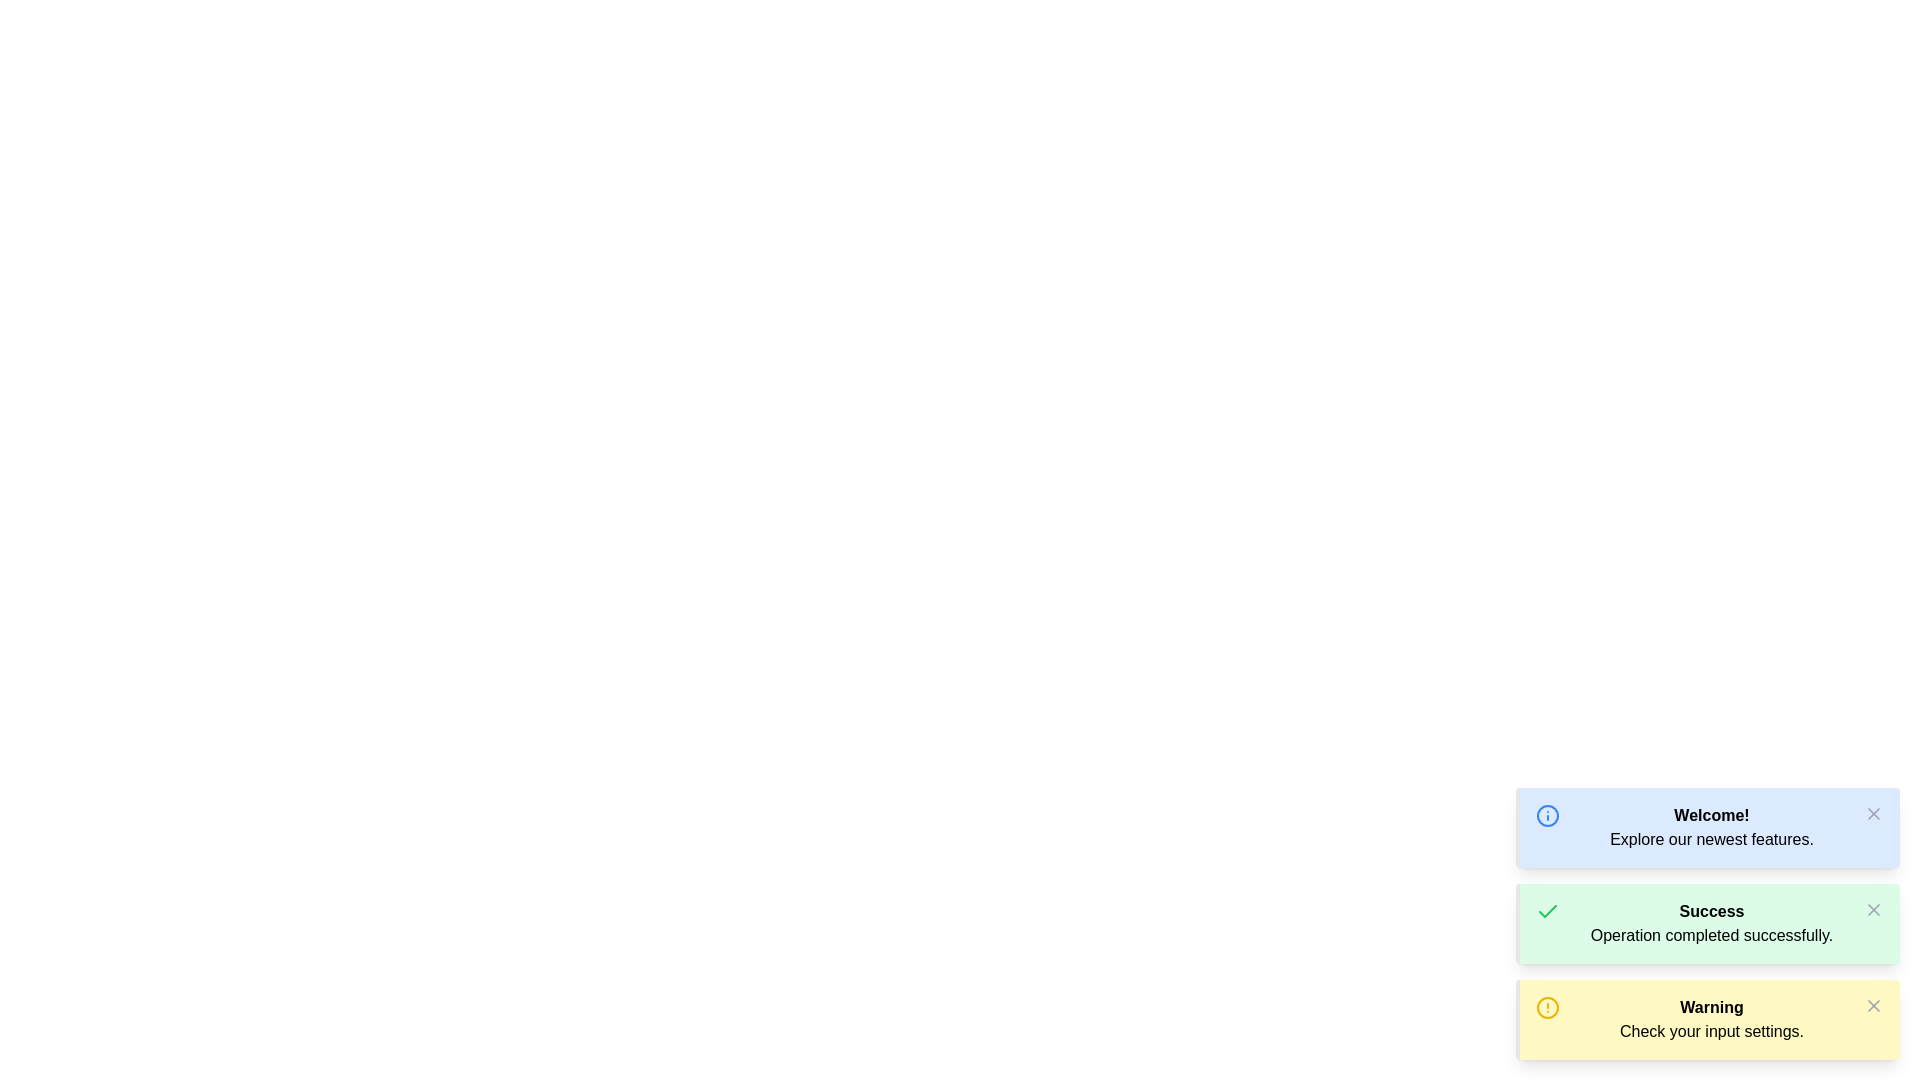 The width and height of the screenshot is (1920, 1080). I want to click on the circular graphical icon component of the information icon located within the notification box labeled 'Welcome! Explore our newest features.', so click(1547, 816).